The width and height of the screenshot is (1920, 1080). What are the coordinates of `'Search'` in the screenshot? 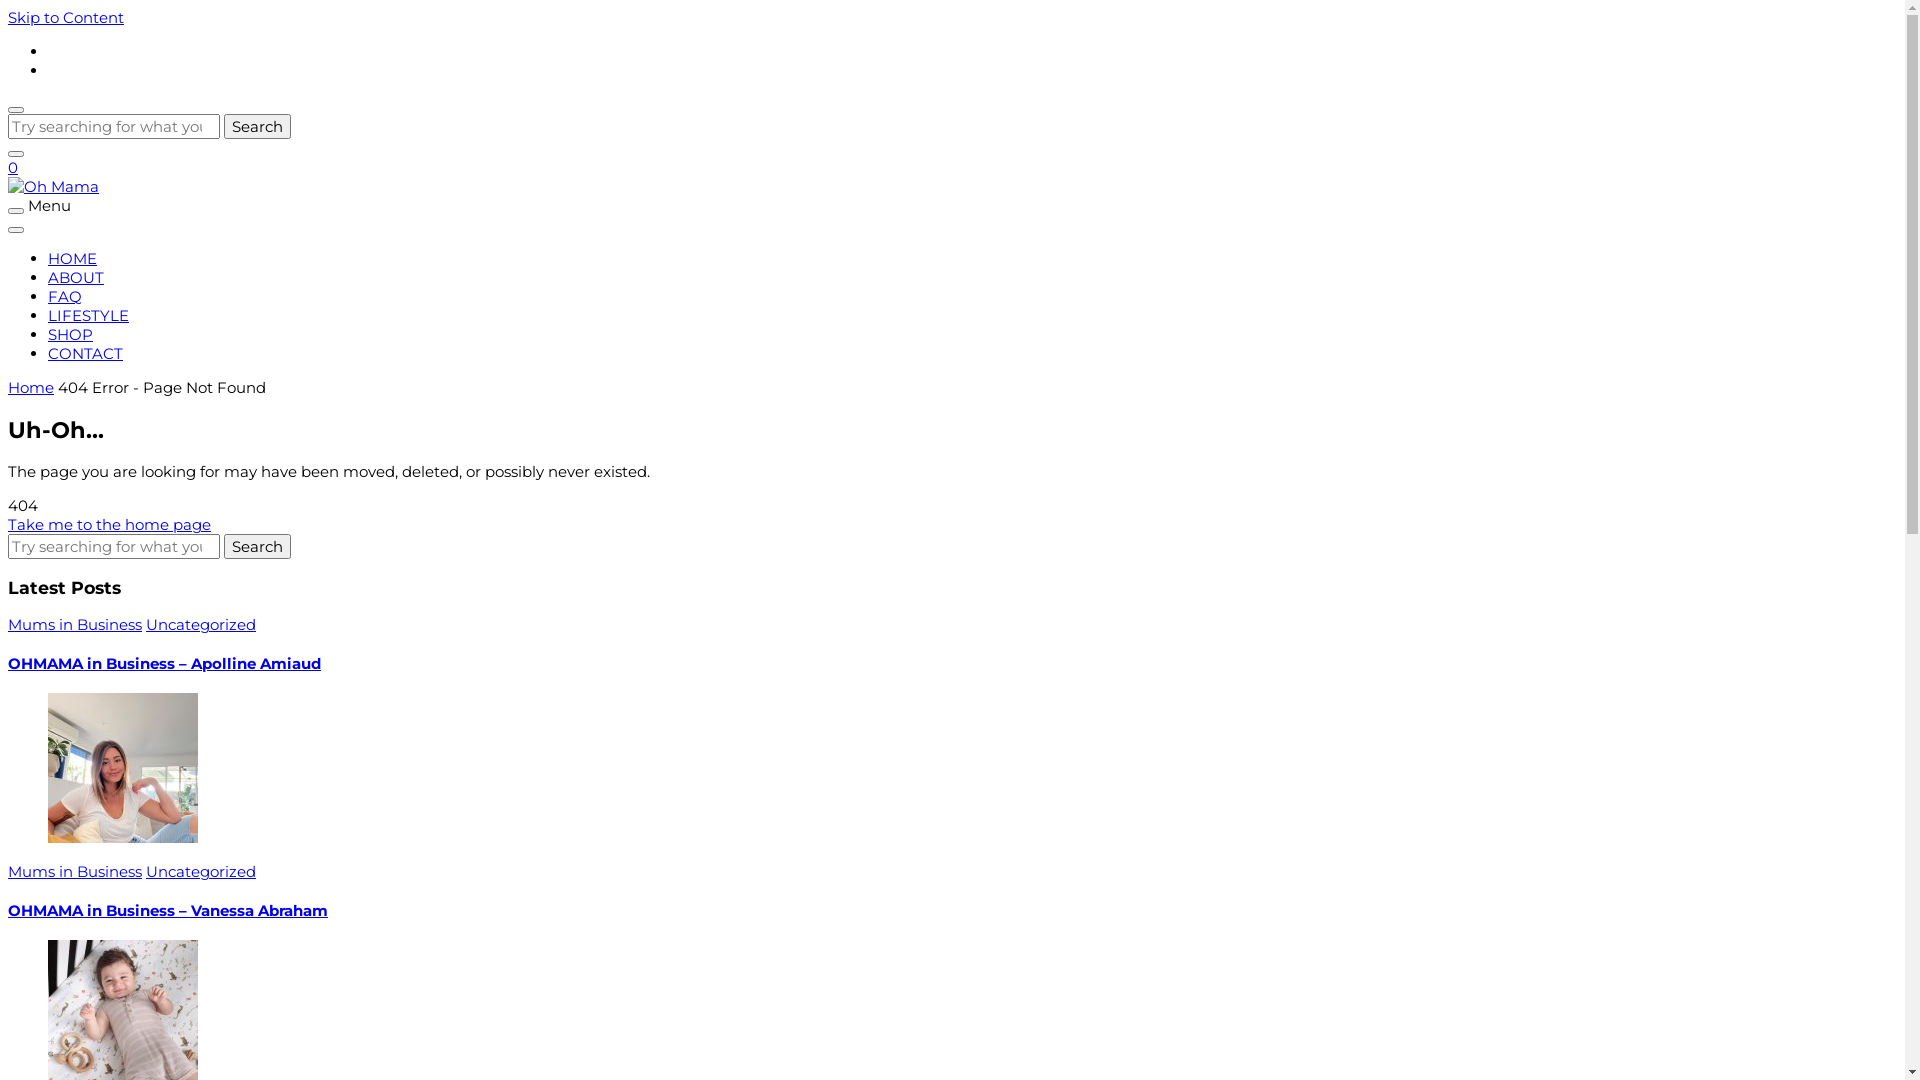 It's located at (256, 546).